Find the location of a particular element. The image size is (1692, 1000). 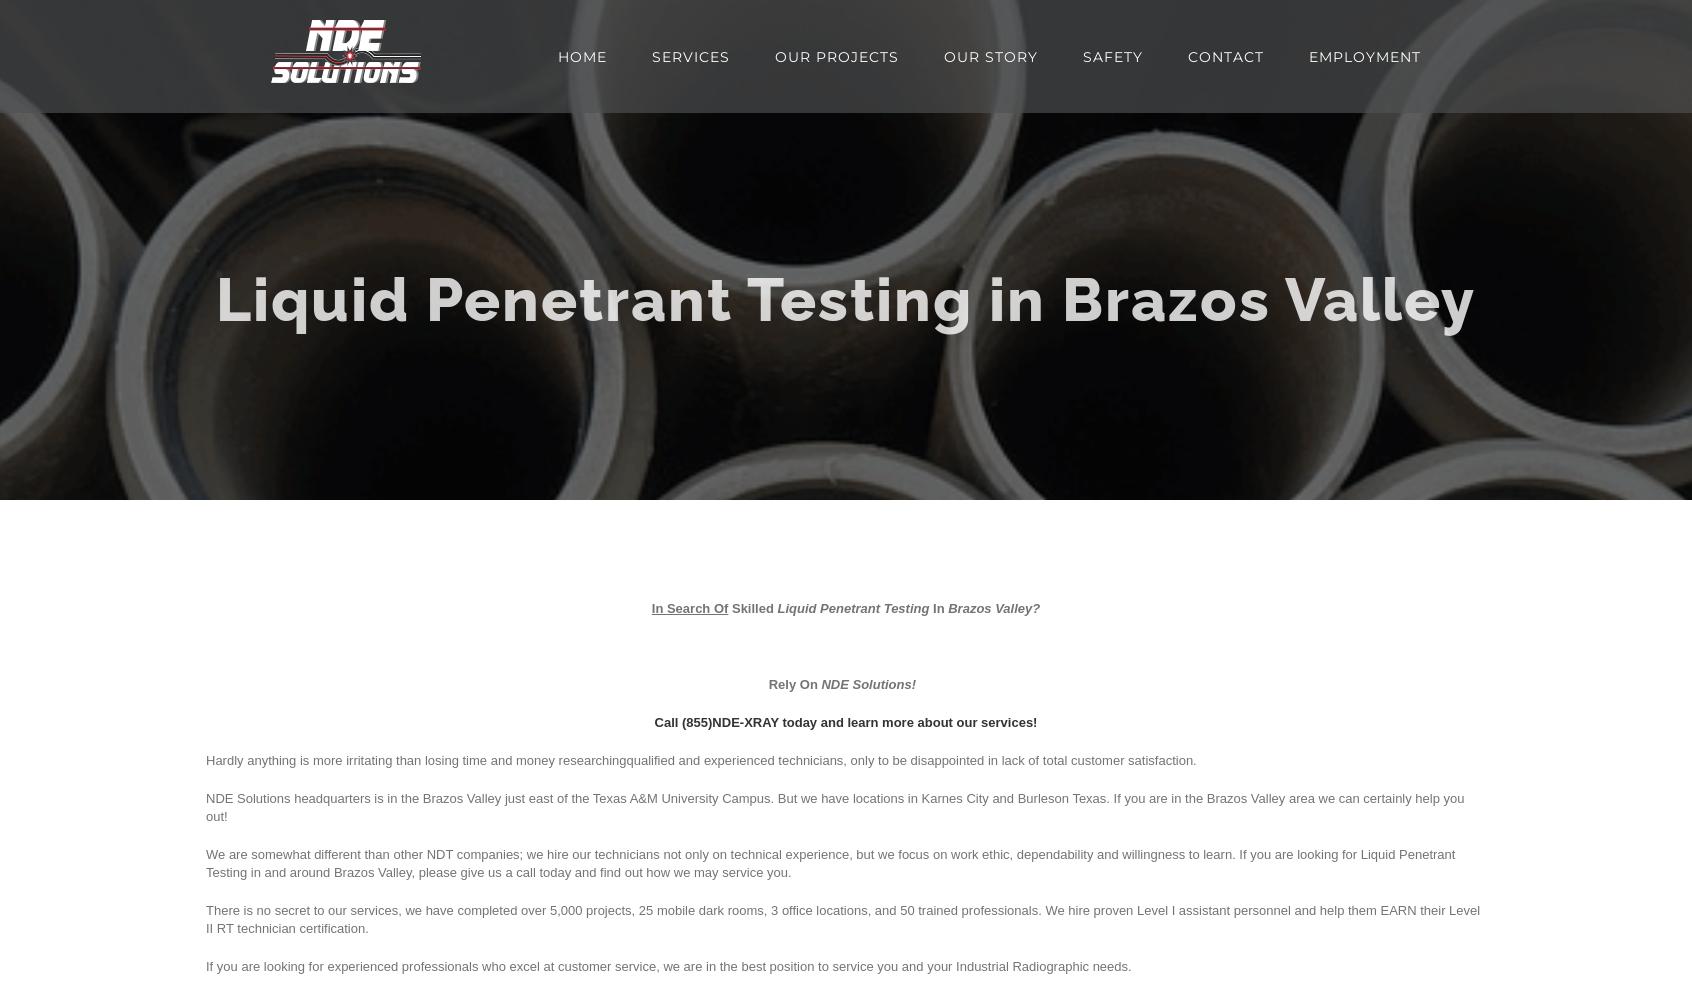

'Call (855)NDE-XRAY today and learn more about our services!' is located at coordinates (845, 721).